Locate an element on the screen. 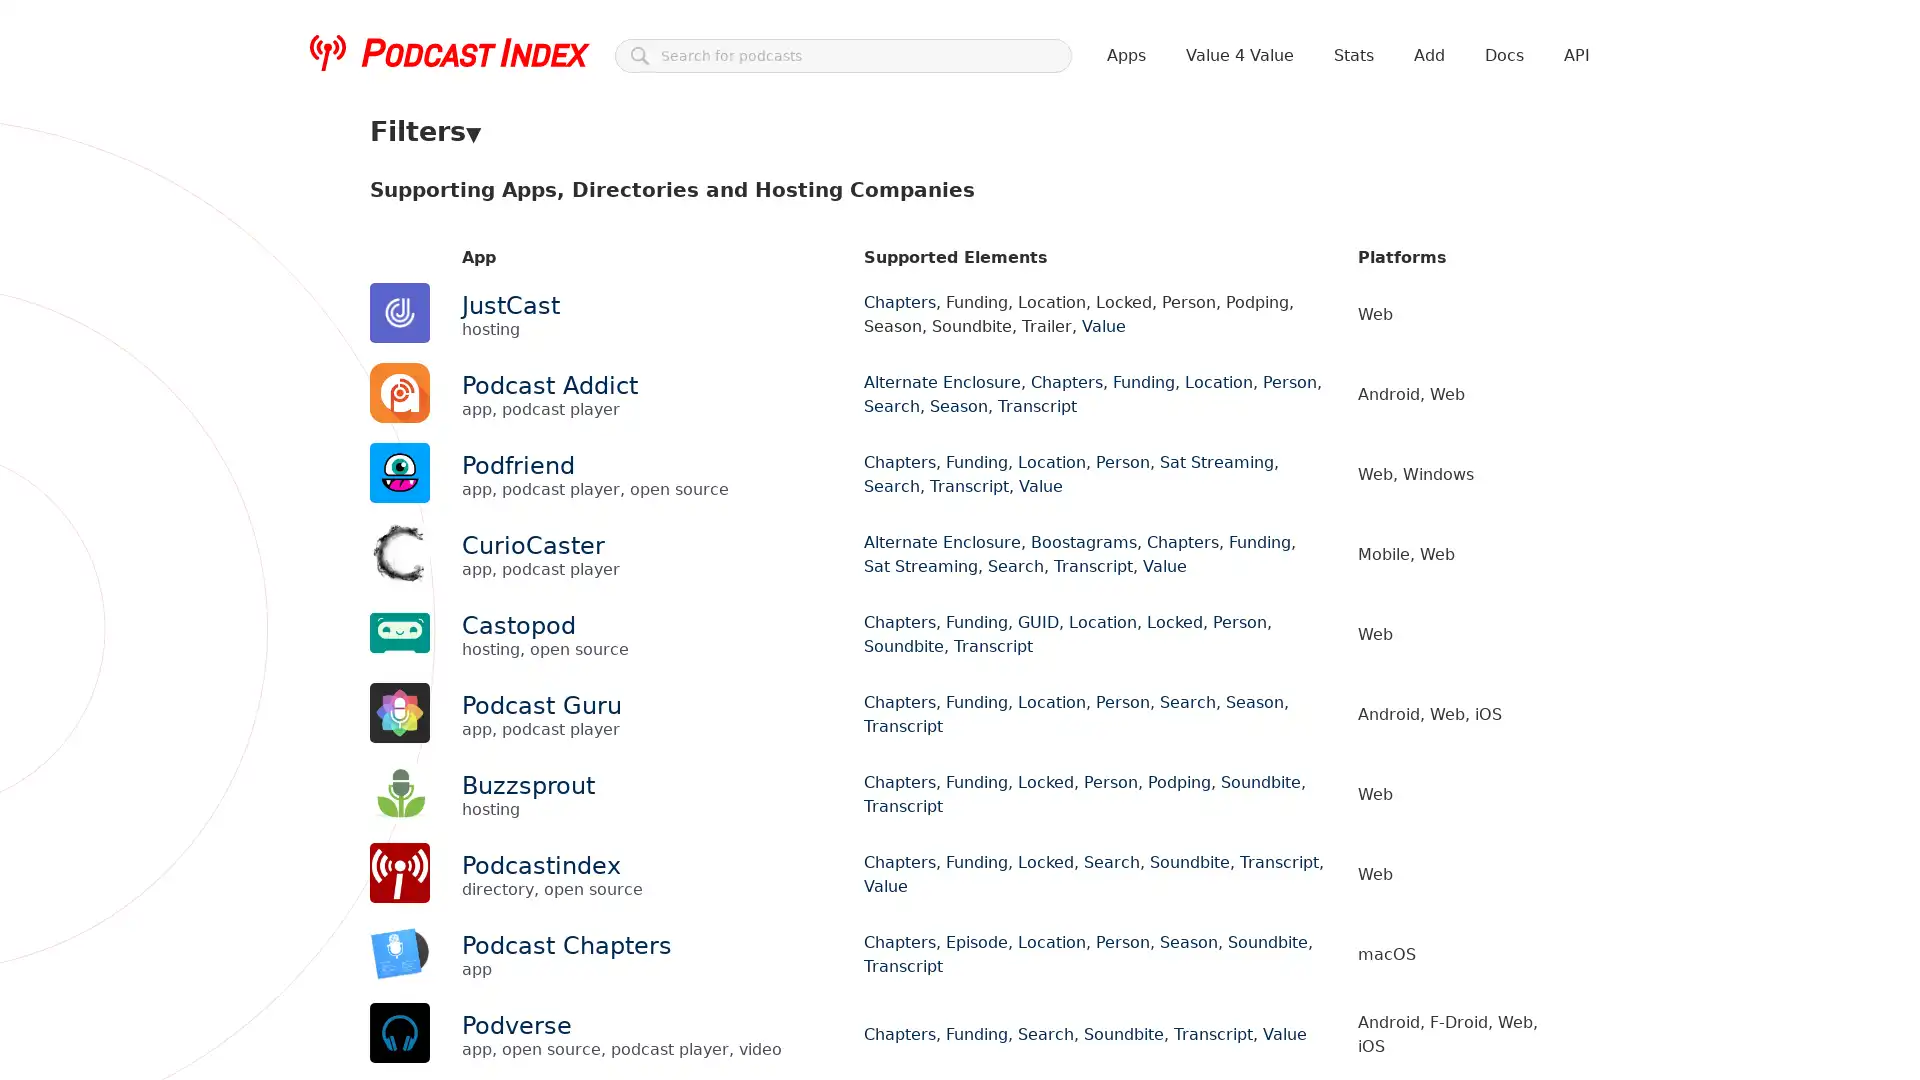 Image resolution: width=1920 pixels, height=1080 pixels. Clear is located at coordinates (397, 302).